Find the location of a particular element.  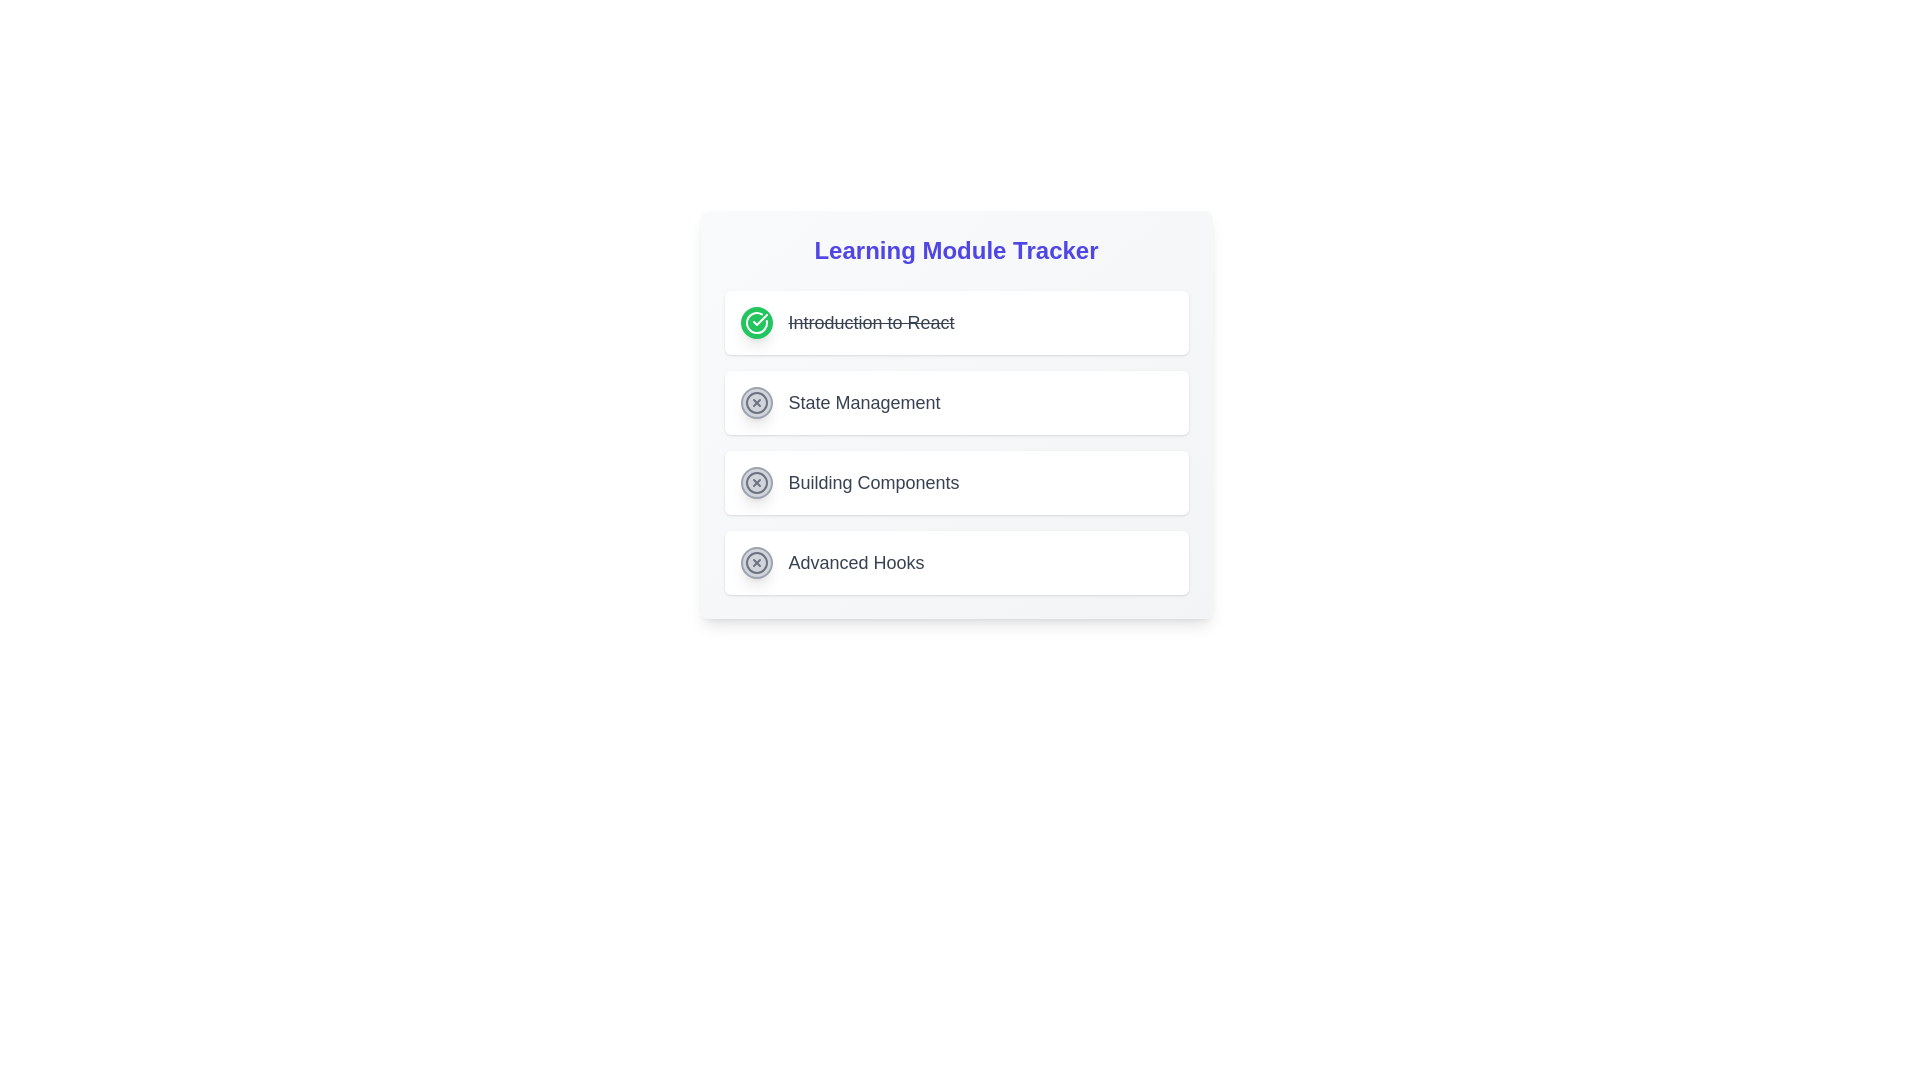

the first list item in the 'Learning Module Tracker' that features a green circular icon with a checkmark and text 'Introduction to React', which is styled with a line-through effect is located at coordinates (847, 322).